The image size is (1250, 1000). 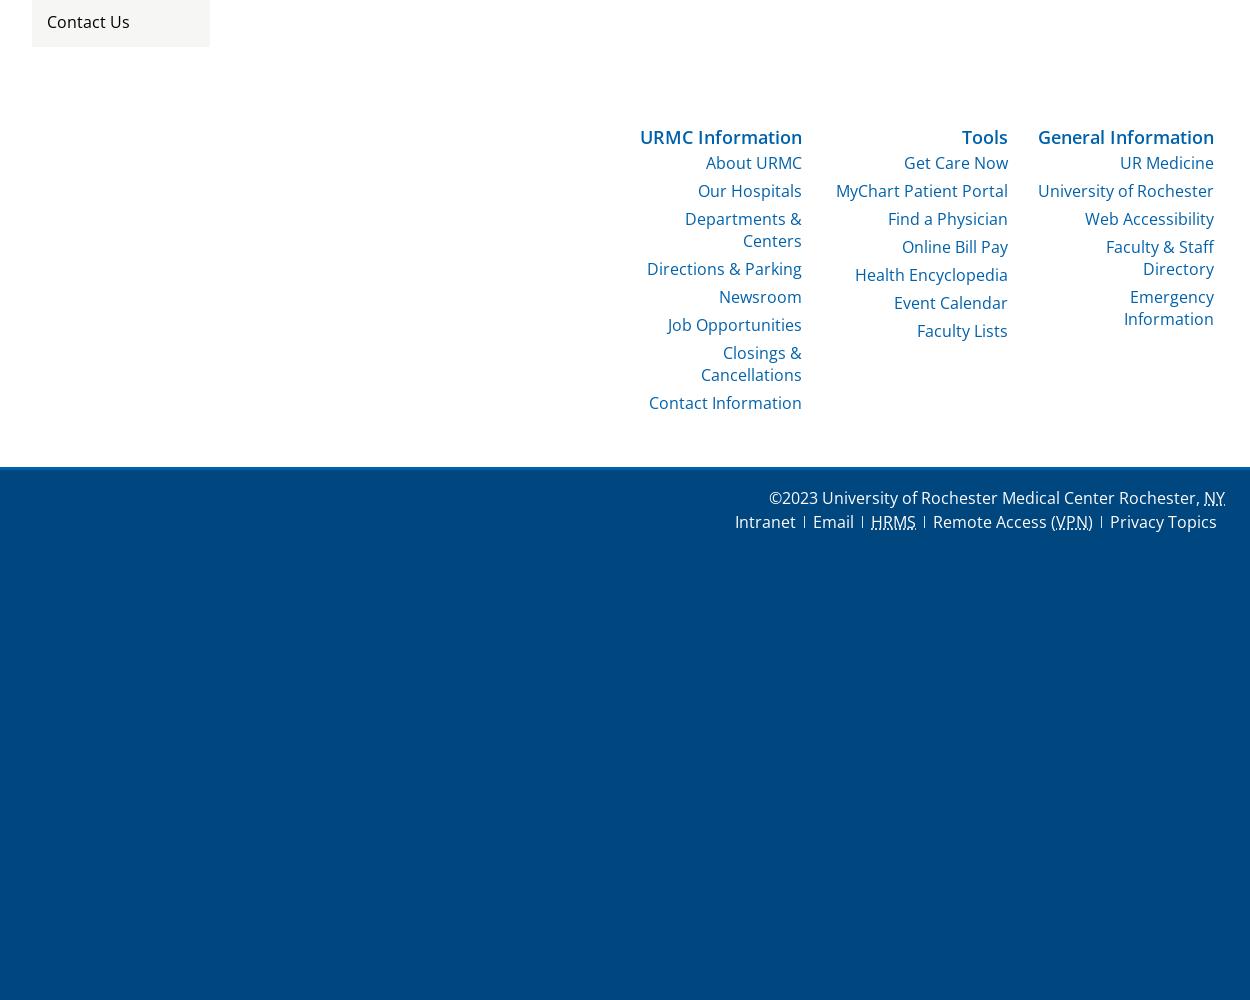 I want to click on 'Health Encyclopedia', so click(x=854, y=274).